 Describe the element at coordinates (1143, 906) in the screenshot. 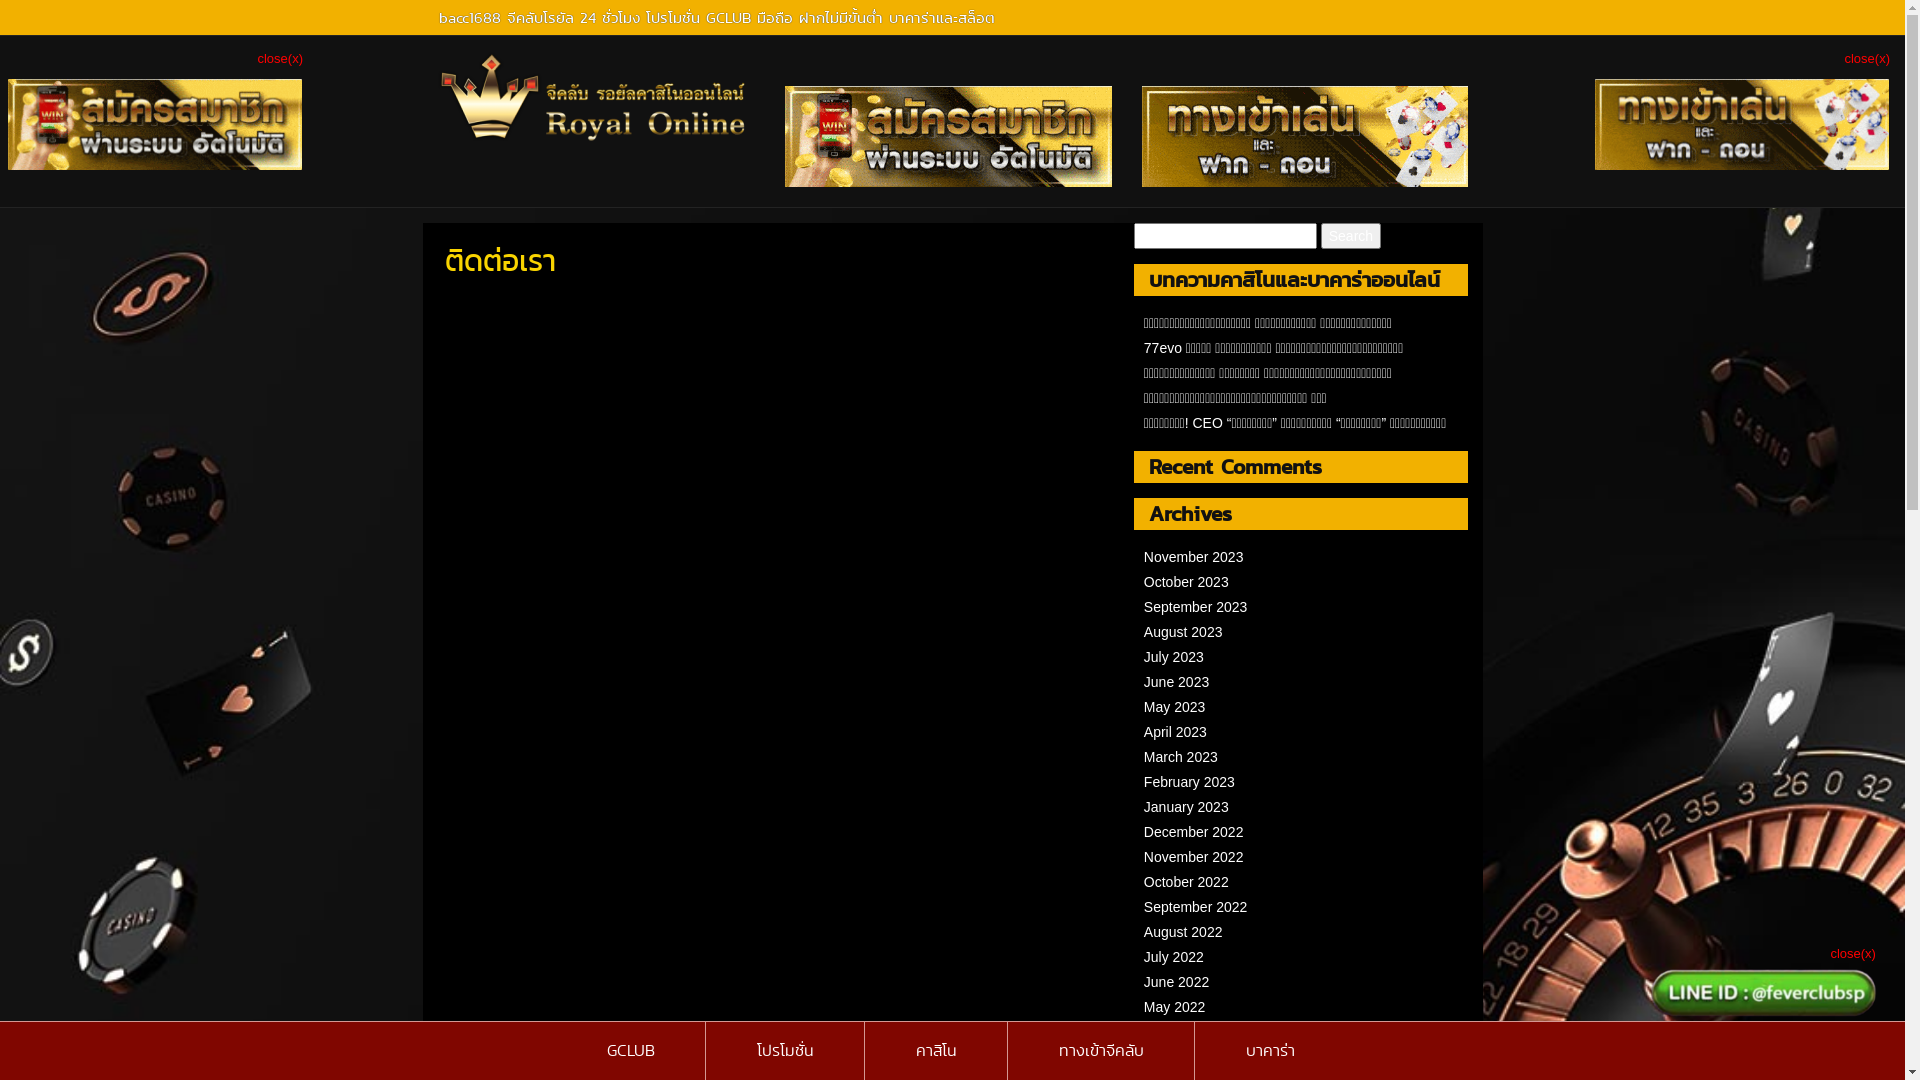

I see `'September 2022'` at that location.